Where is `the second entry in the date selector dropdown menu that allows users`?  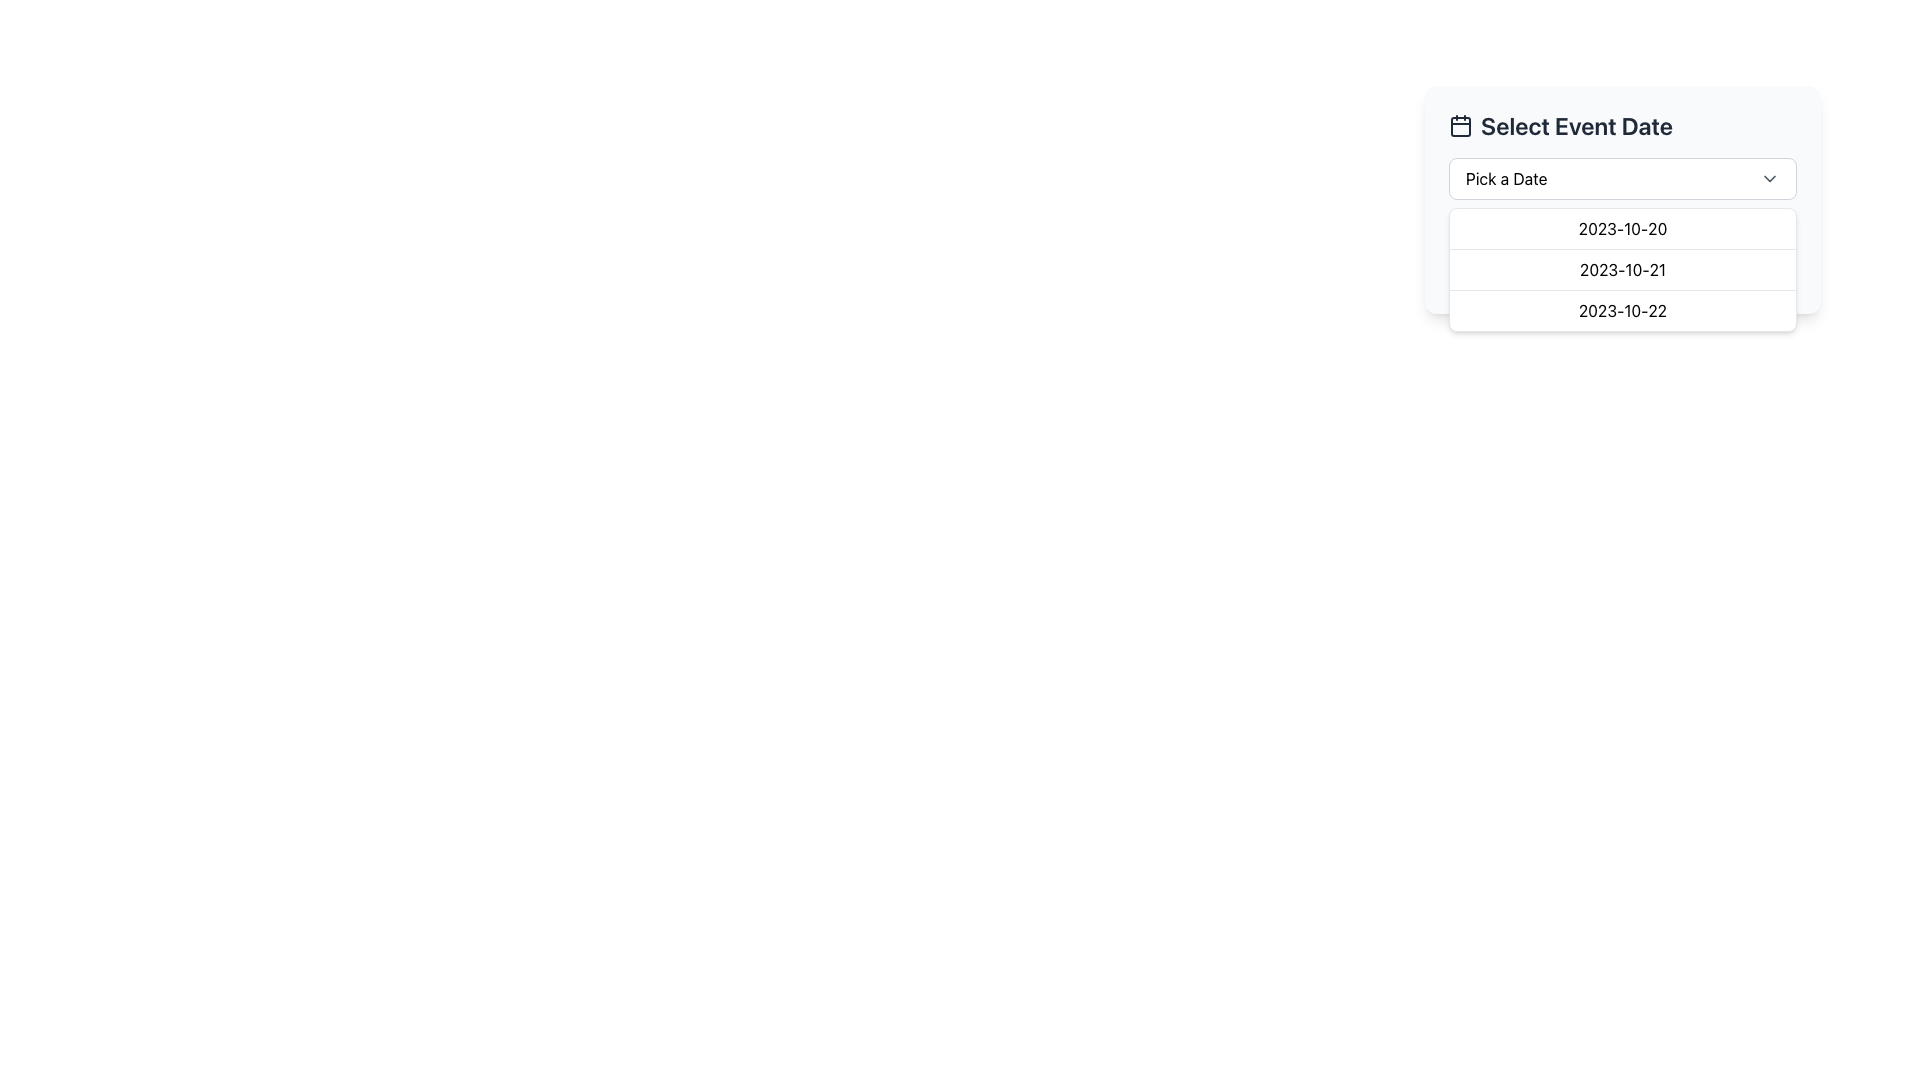 the second entry in the date selector dropdown menu that allows users is located at coordinates (1622, 270).